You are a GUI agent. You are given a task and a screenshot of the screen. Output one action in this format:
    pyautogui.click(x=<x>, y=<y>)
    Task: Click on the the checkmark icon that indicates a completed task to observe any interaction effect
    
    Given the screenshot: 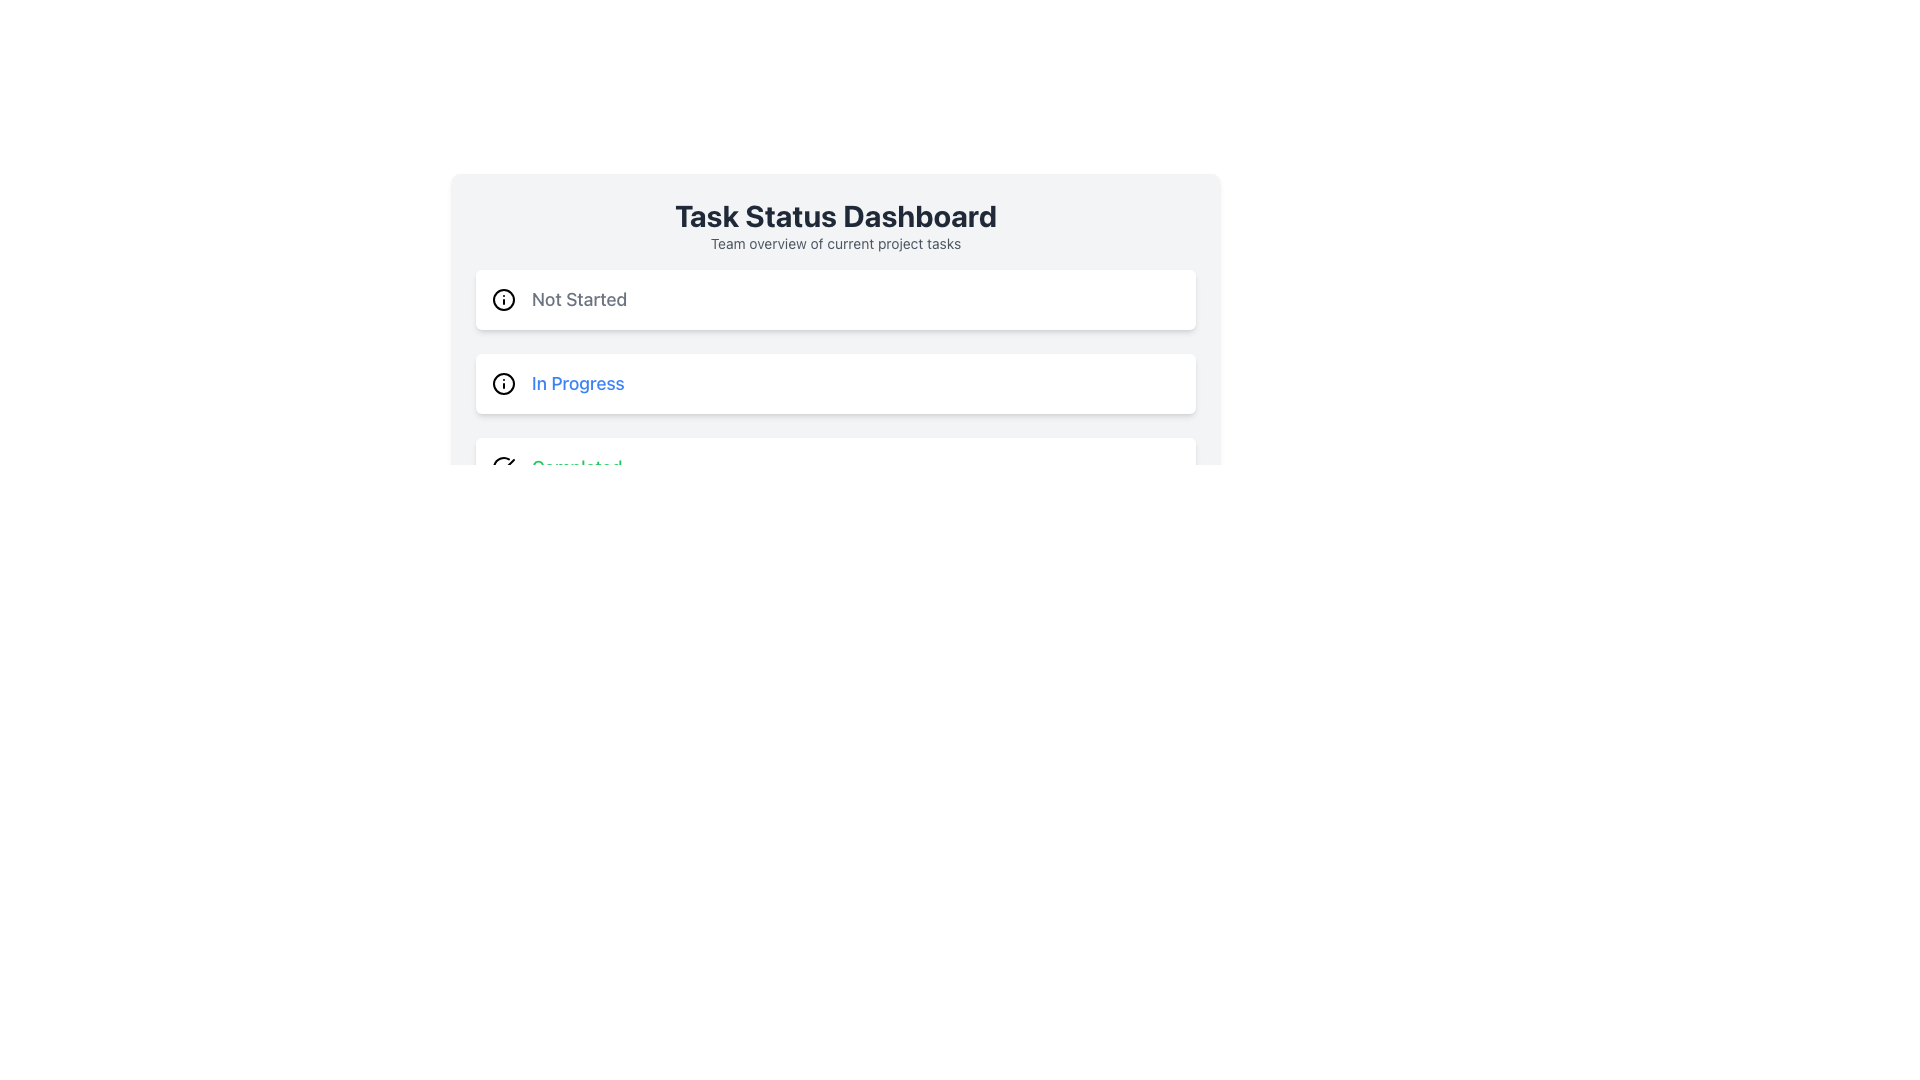 What is the action you would take?
    pyautogui.click(x=504, y=467)
    